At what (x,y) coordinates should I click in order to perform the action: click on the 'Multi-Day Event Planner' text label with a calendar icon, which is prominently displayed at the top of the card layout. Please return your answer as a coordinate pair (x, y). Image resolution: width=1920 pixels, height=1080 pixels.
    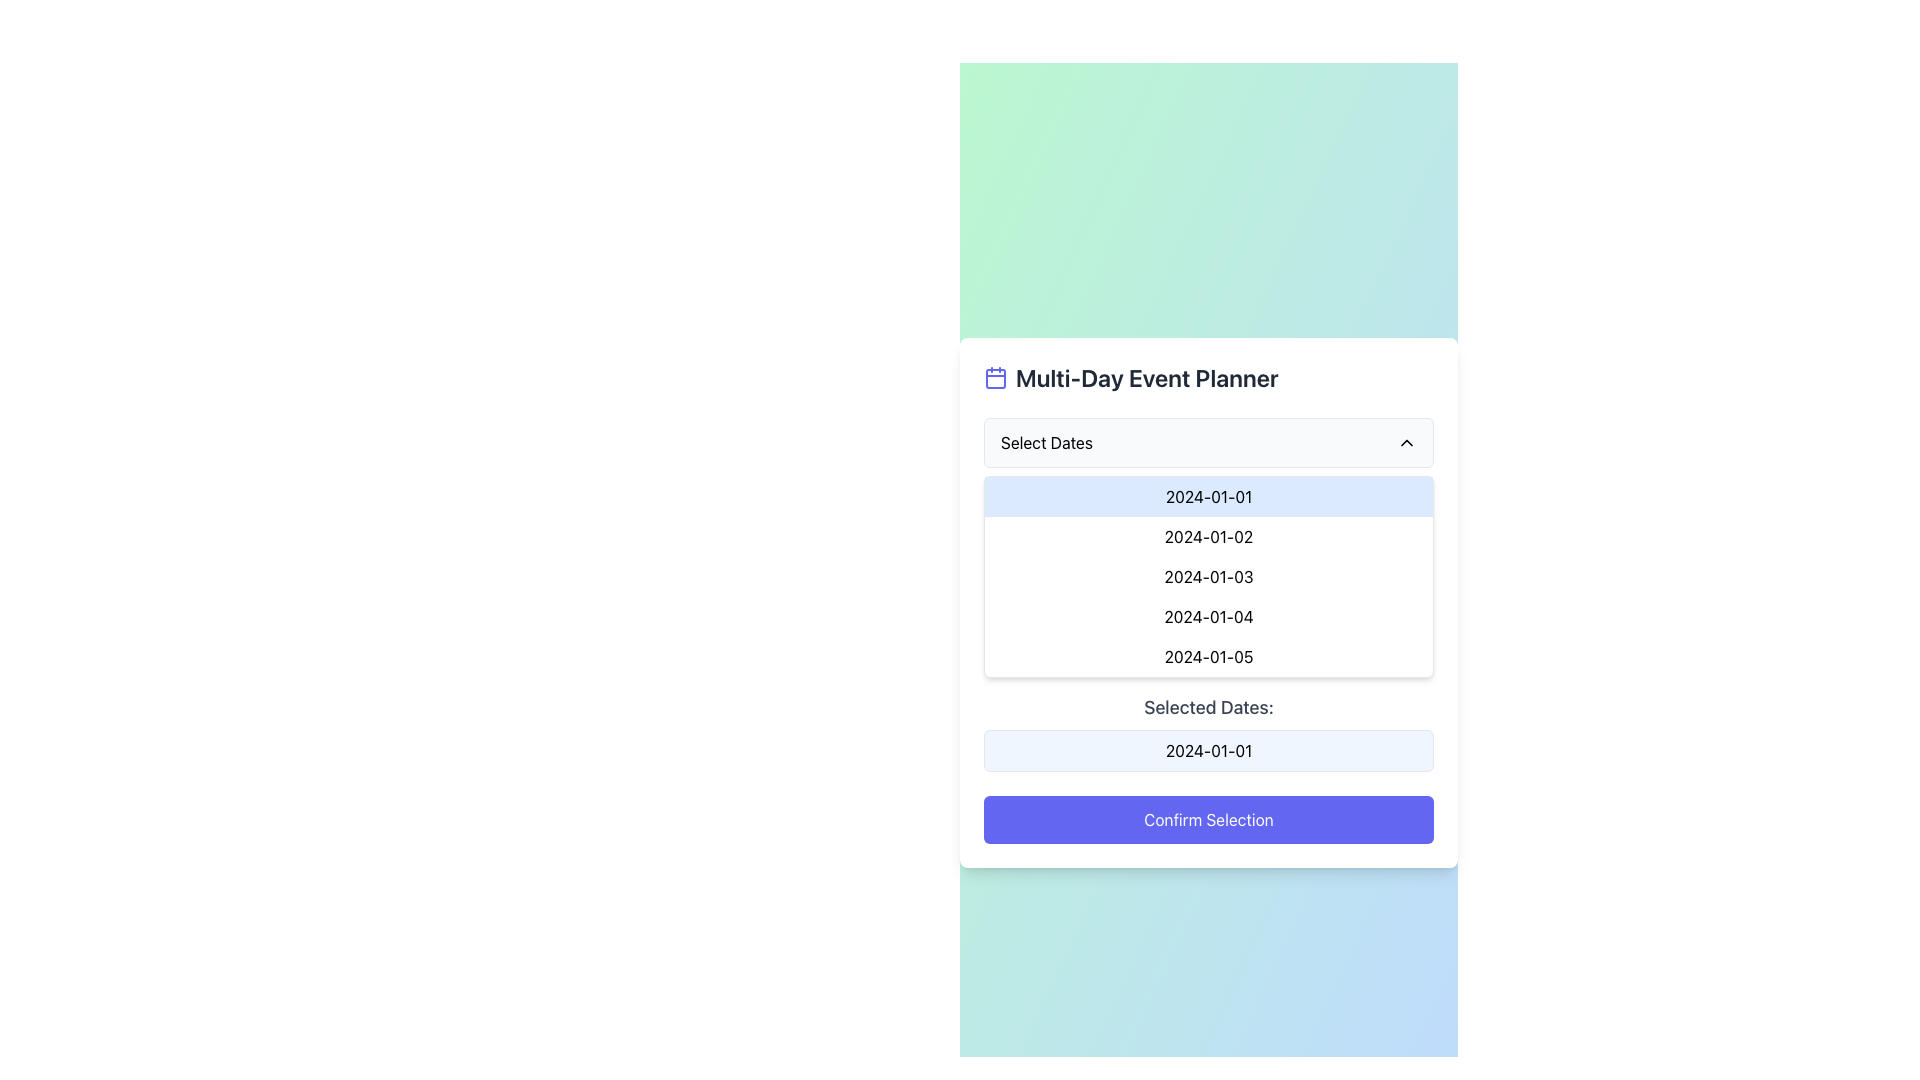
    Looking at the image, I should click on (1208, 378).